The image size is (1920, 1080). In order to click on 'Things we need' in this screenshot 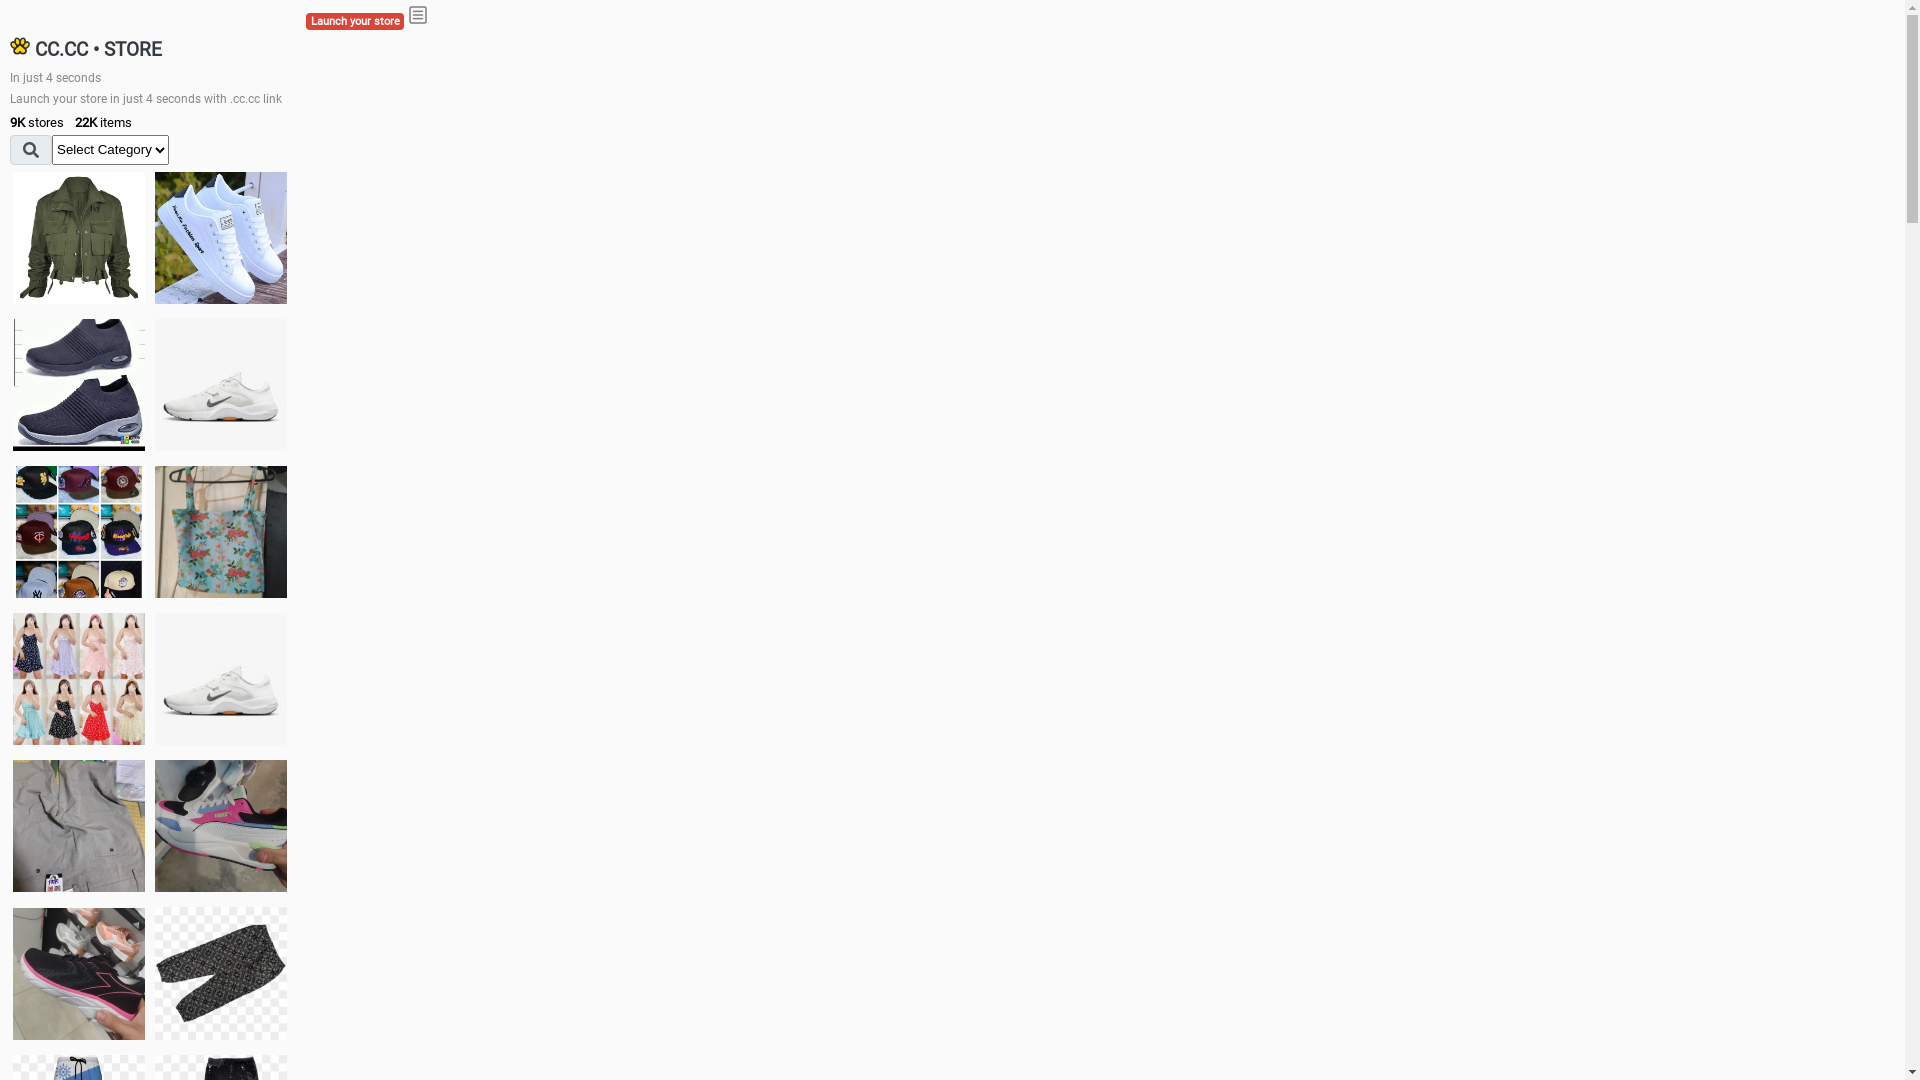, I will do `click(78, 531)`.